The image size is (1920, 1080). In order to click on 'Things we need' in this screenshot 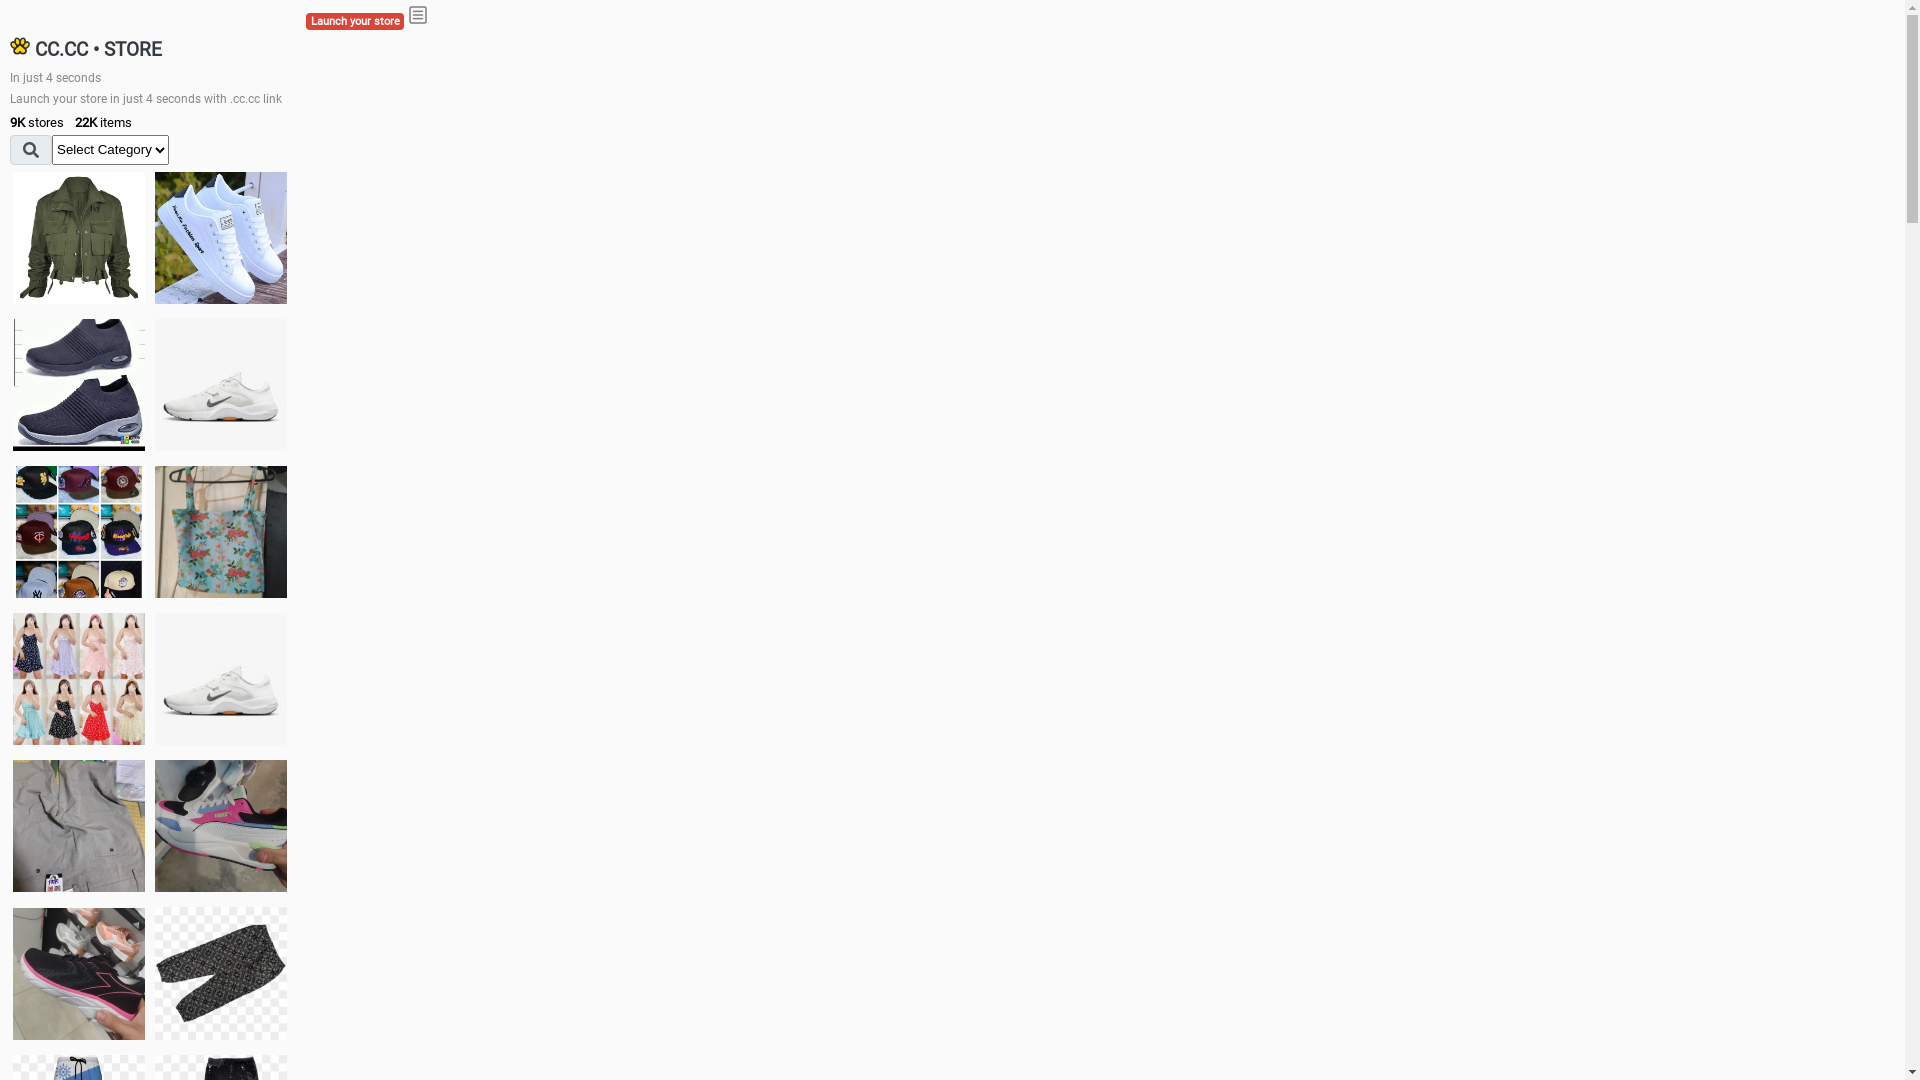, I will do `click(78, 531)`.